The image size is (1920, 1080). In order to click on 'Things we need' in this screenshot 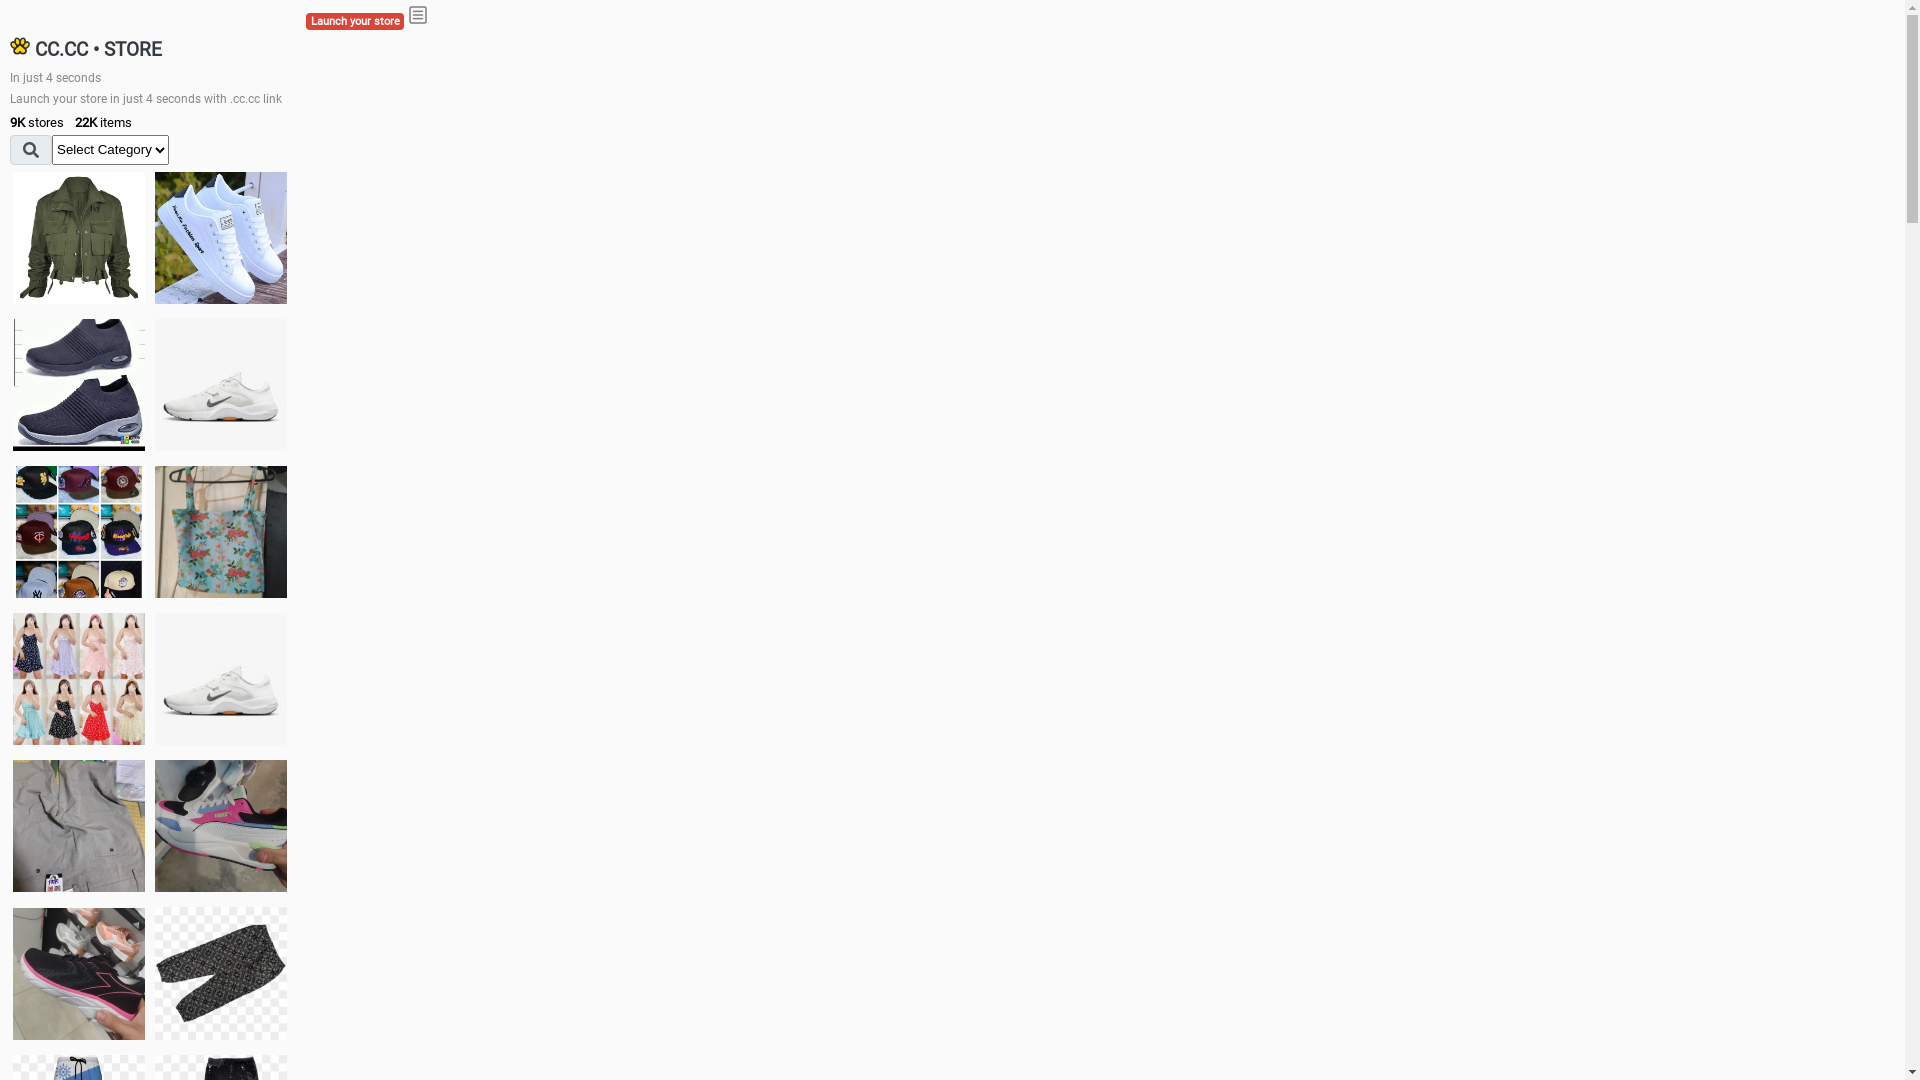, I will do `click(78, 531)`.